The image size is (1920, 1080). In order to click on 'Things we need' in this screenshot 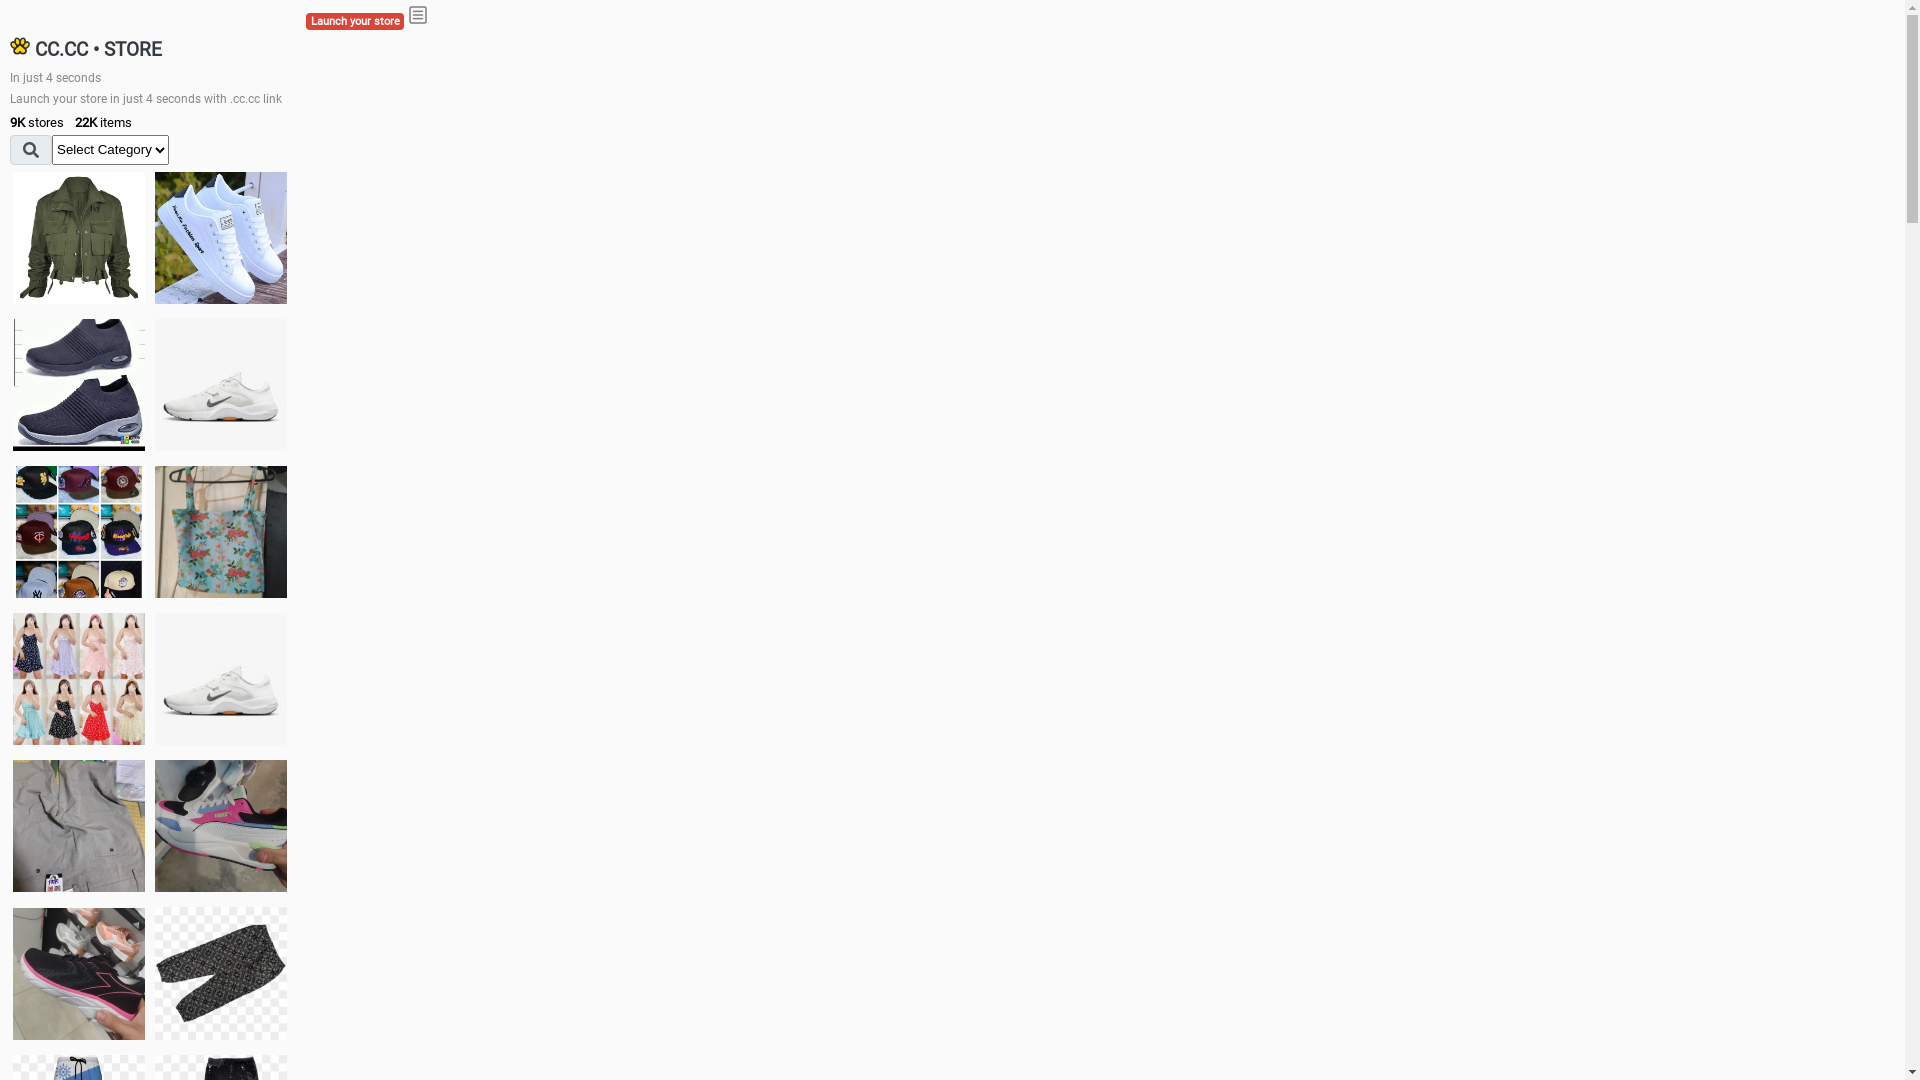, I will do `click(78, 531)`.